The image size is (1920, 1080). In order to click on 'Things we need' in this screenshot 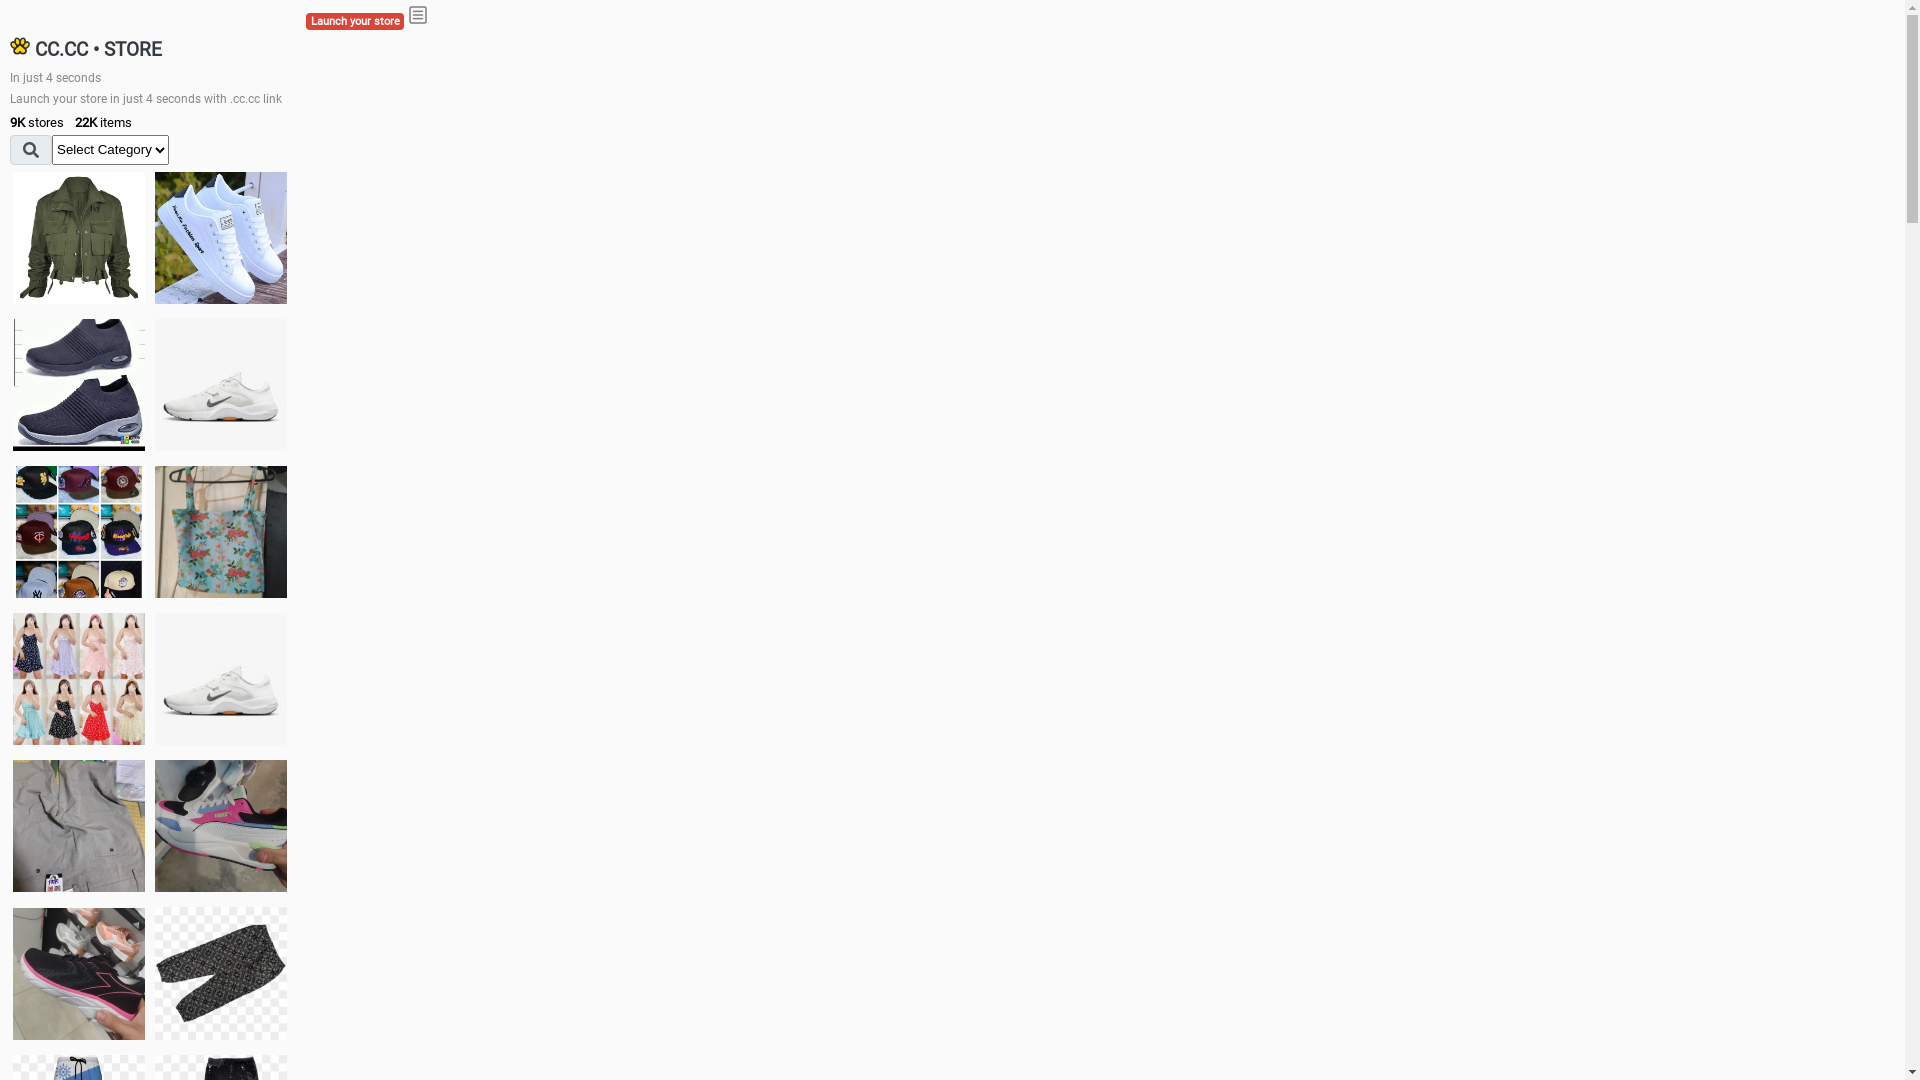, I will do `click(78, 531)`.